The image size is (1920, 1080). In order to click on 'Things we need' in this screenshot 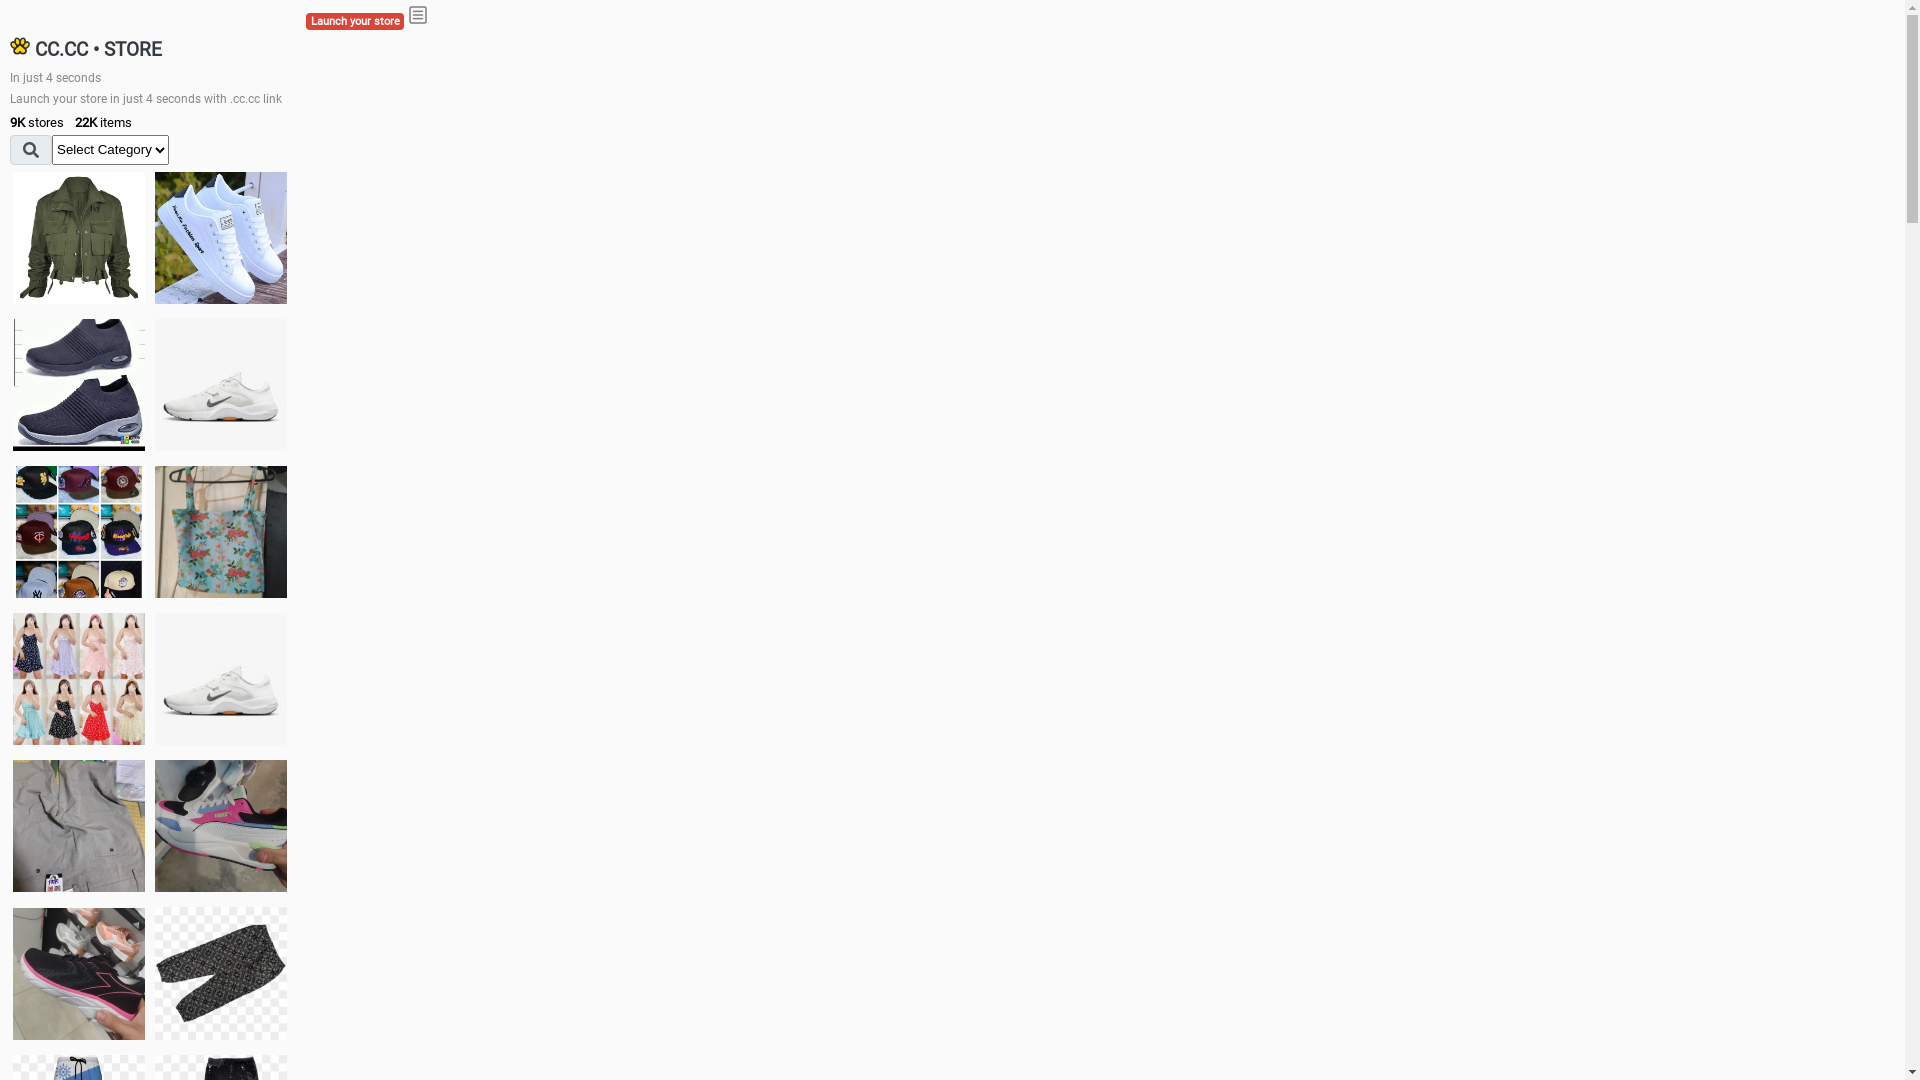, I will do `click(78, 531)`.